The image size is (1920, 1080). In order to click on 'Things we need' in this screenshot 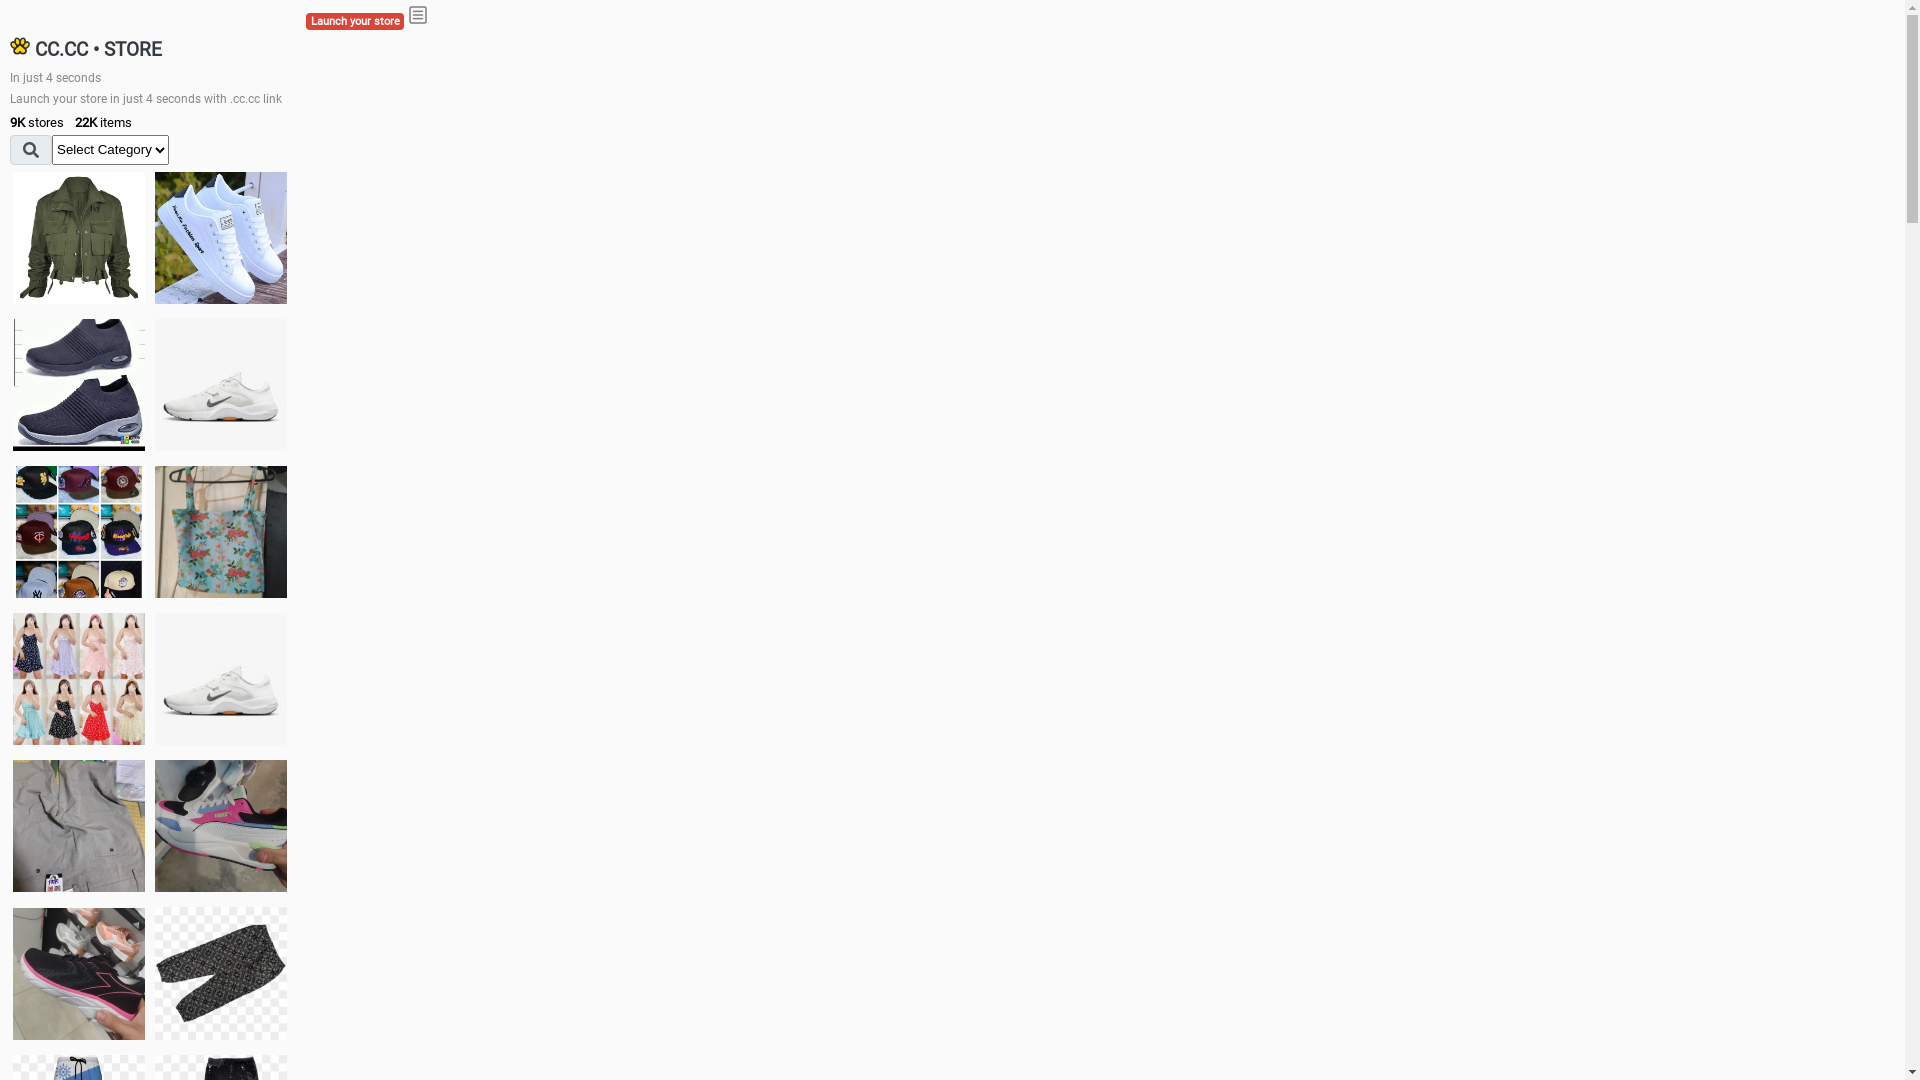, I will do `click(78, 531)`.